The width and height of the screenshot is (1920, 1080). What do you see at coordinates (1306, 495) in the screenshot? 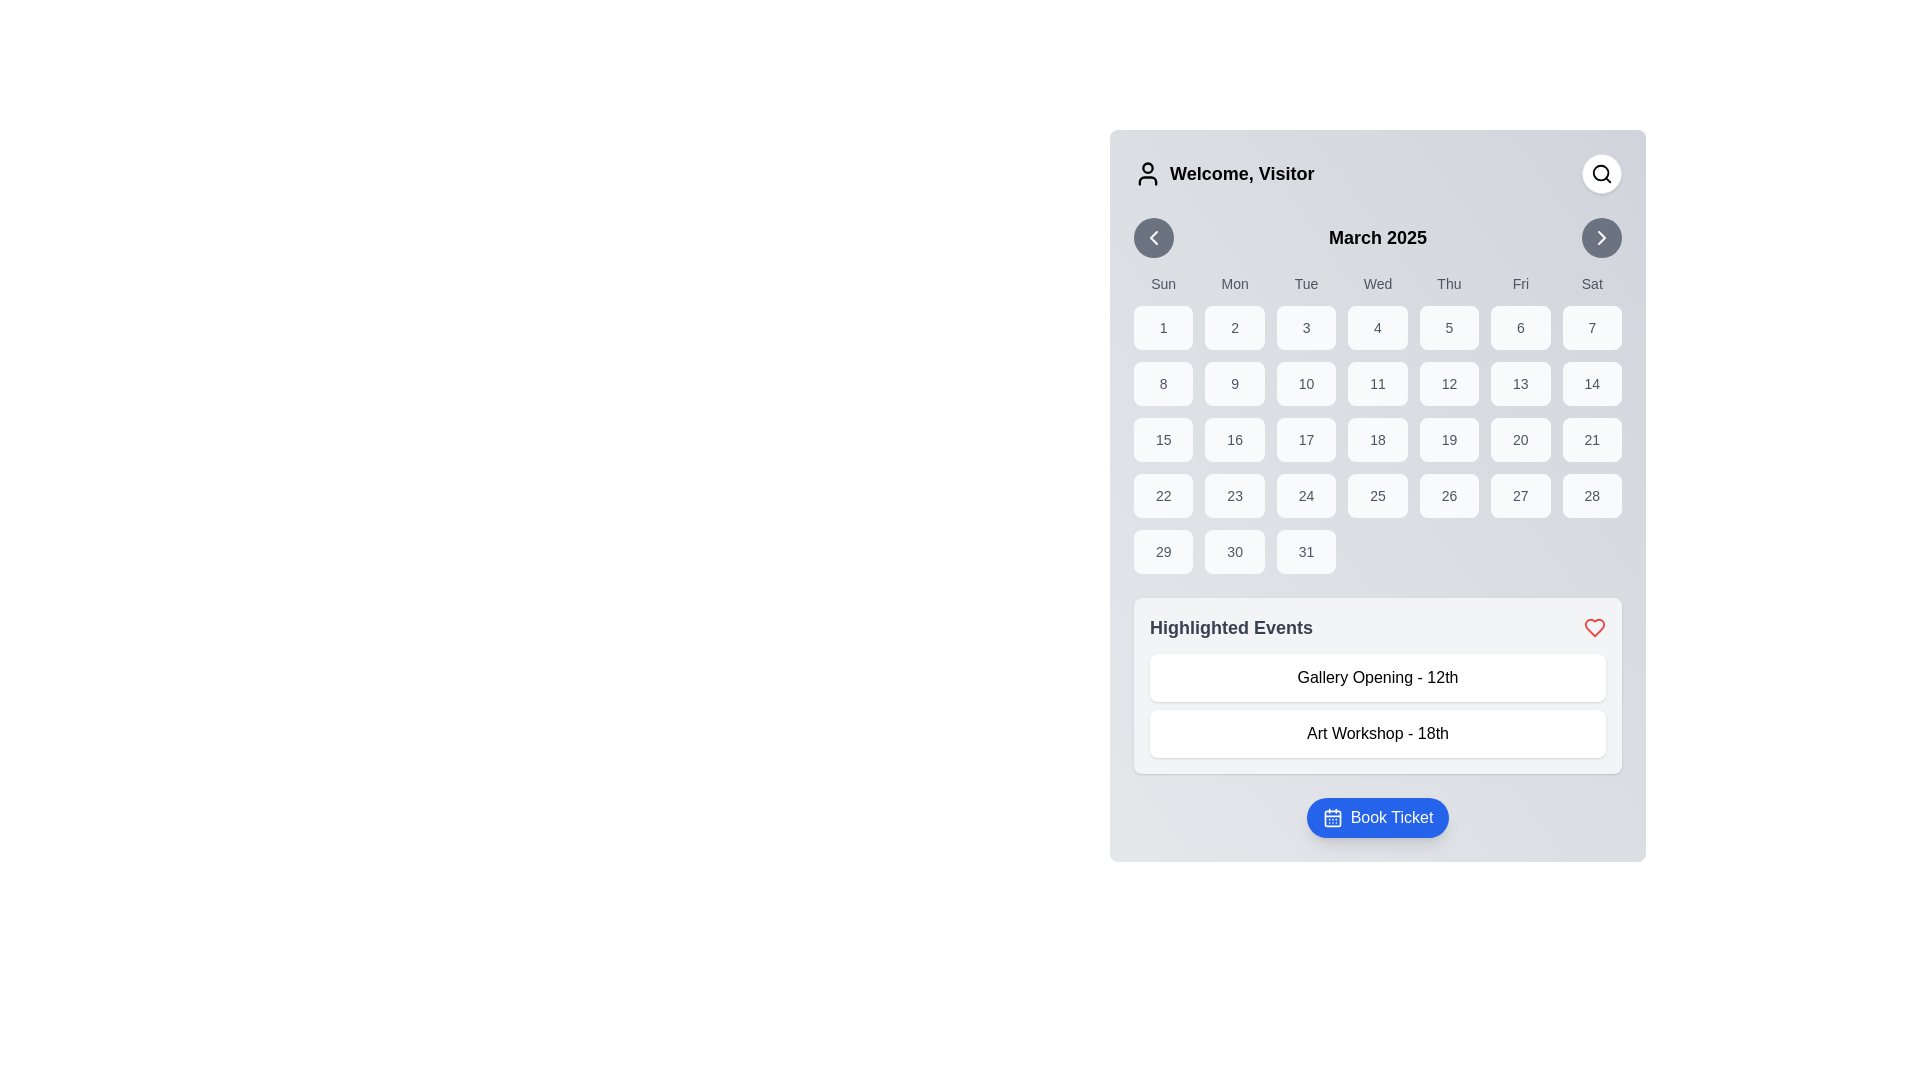
I see `the text-based button displaying the number '24', which is located in the fourth row and third column of the calendar interface` at bounding box center [1306, 495].